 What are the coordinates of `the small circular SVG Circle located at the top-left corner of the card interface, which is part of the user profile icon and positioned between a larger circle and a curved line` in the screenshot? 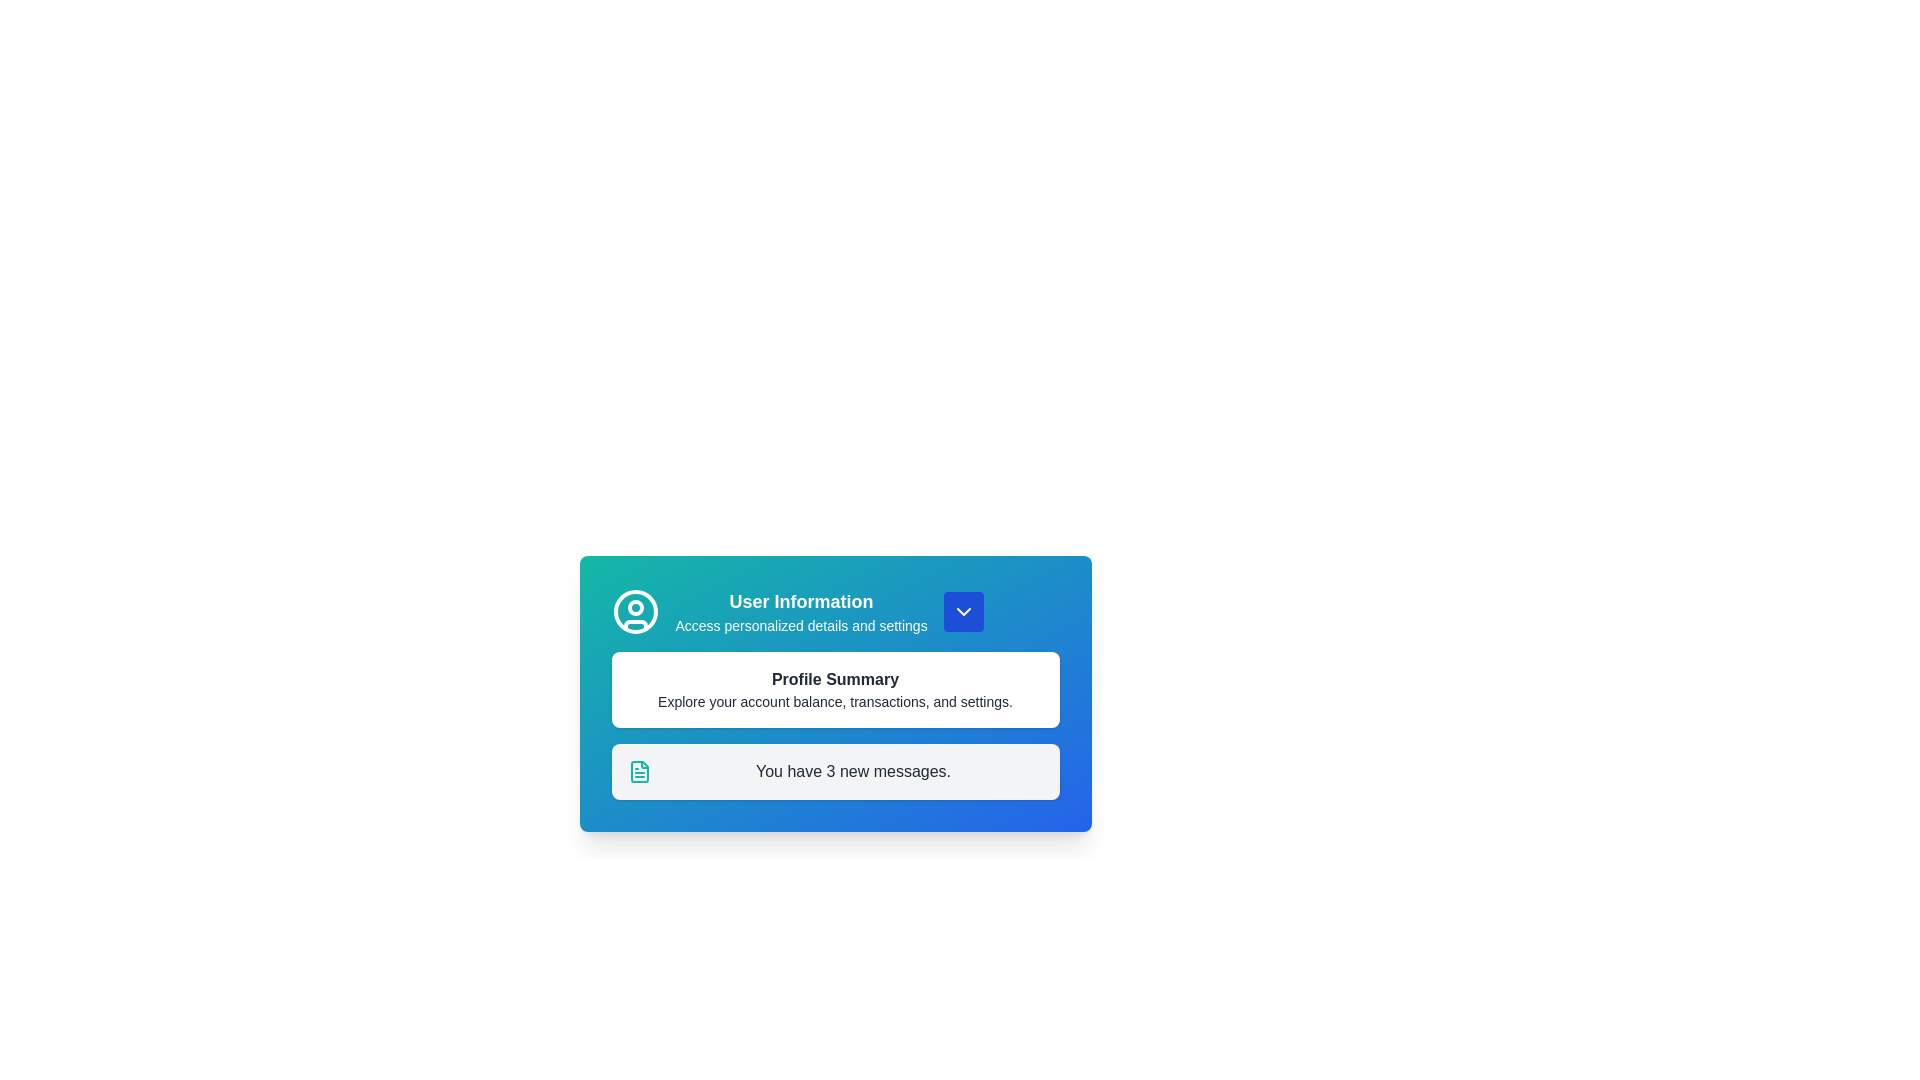 It's located at (634, 607).